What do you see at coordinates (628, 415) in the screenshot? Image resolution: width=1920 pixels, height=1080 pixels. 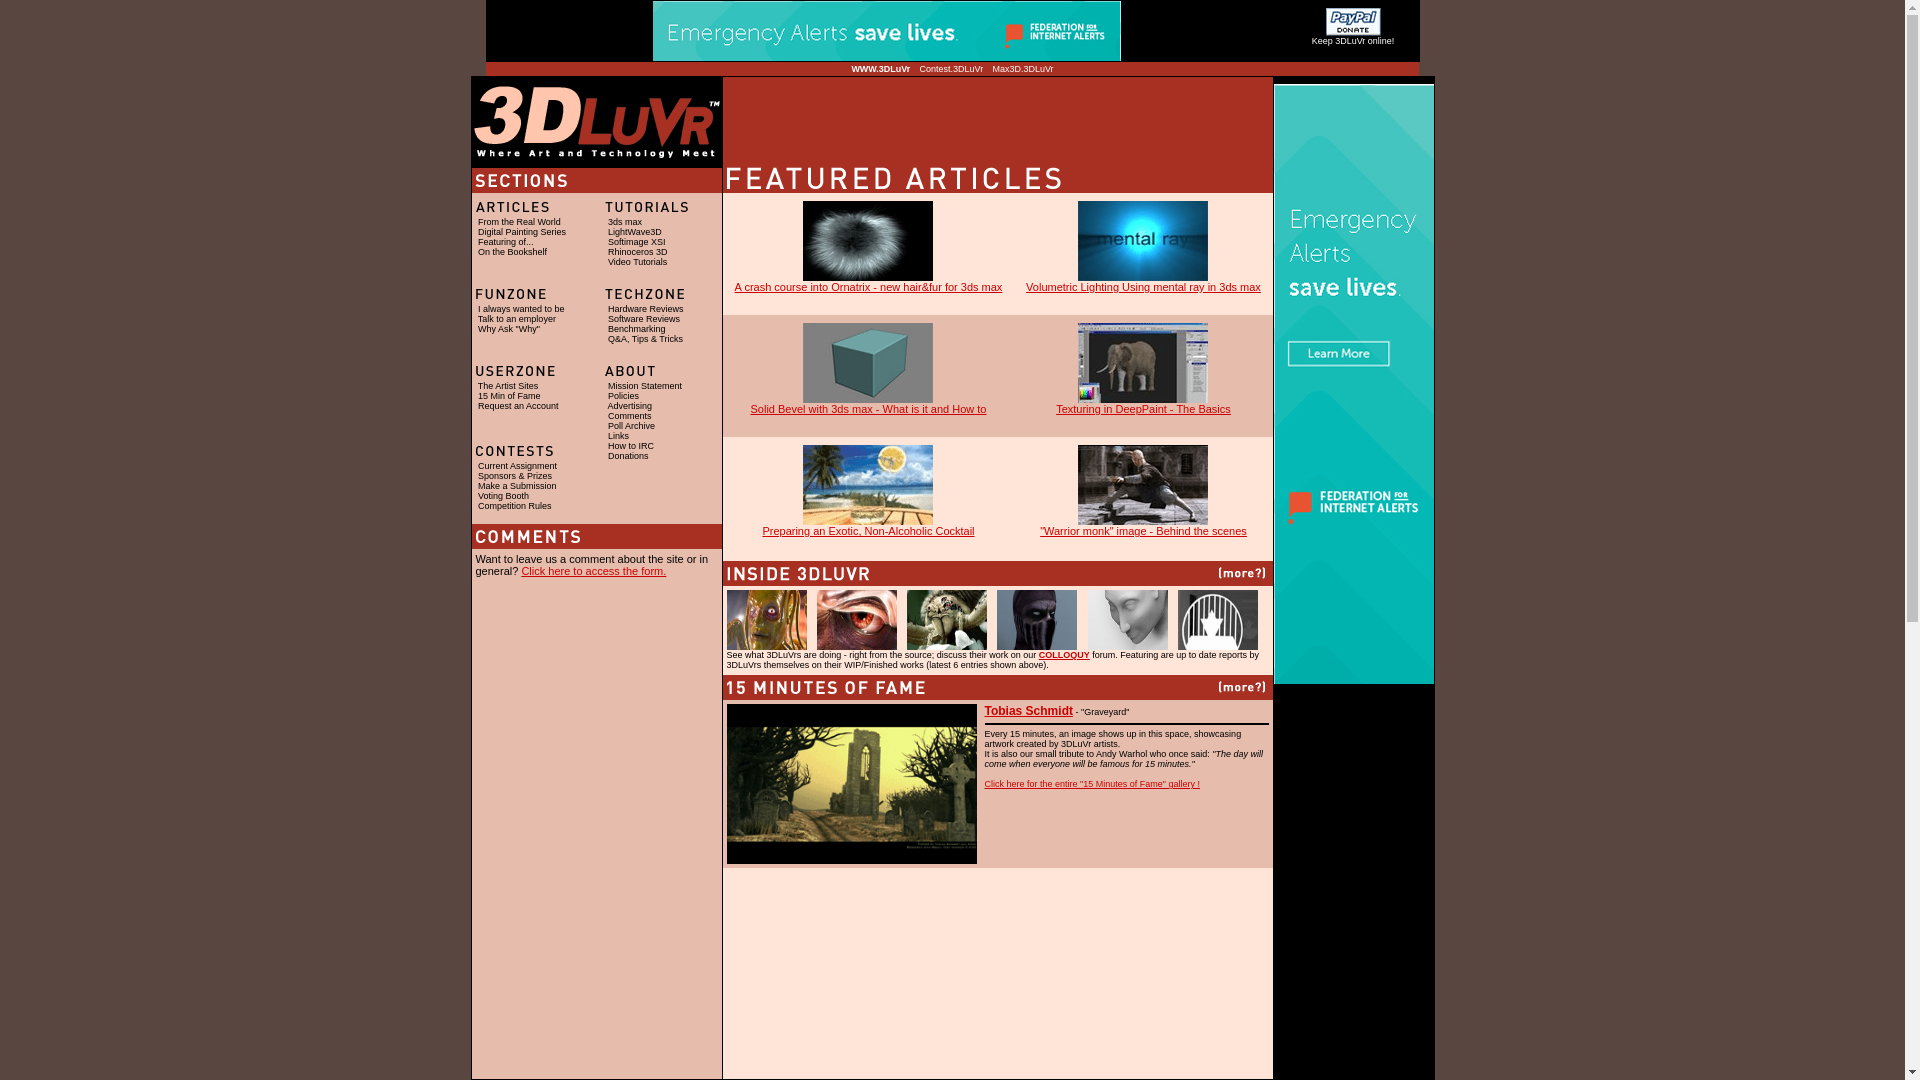 I see `'Comments'` at bounding box center [628, 415].